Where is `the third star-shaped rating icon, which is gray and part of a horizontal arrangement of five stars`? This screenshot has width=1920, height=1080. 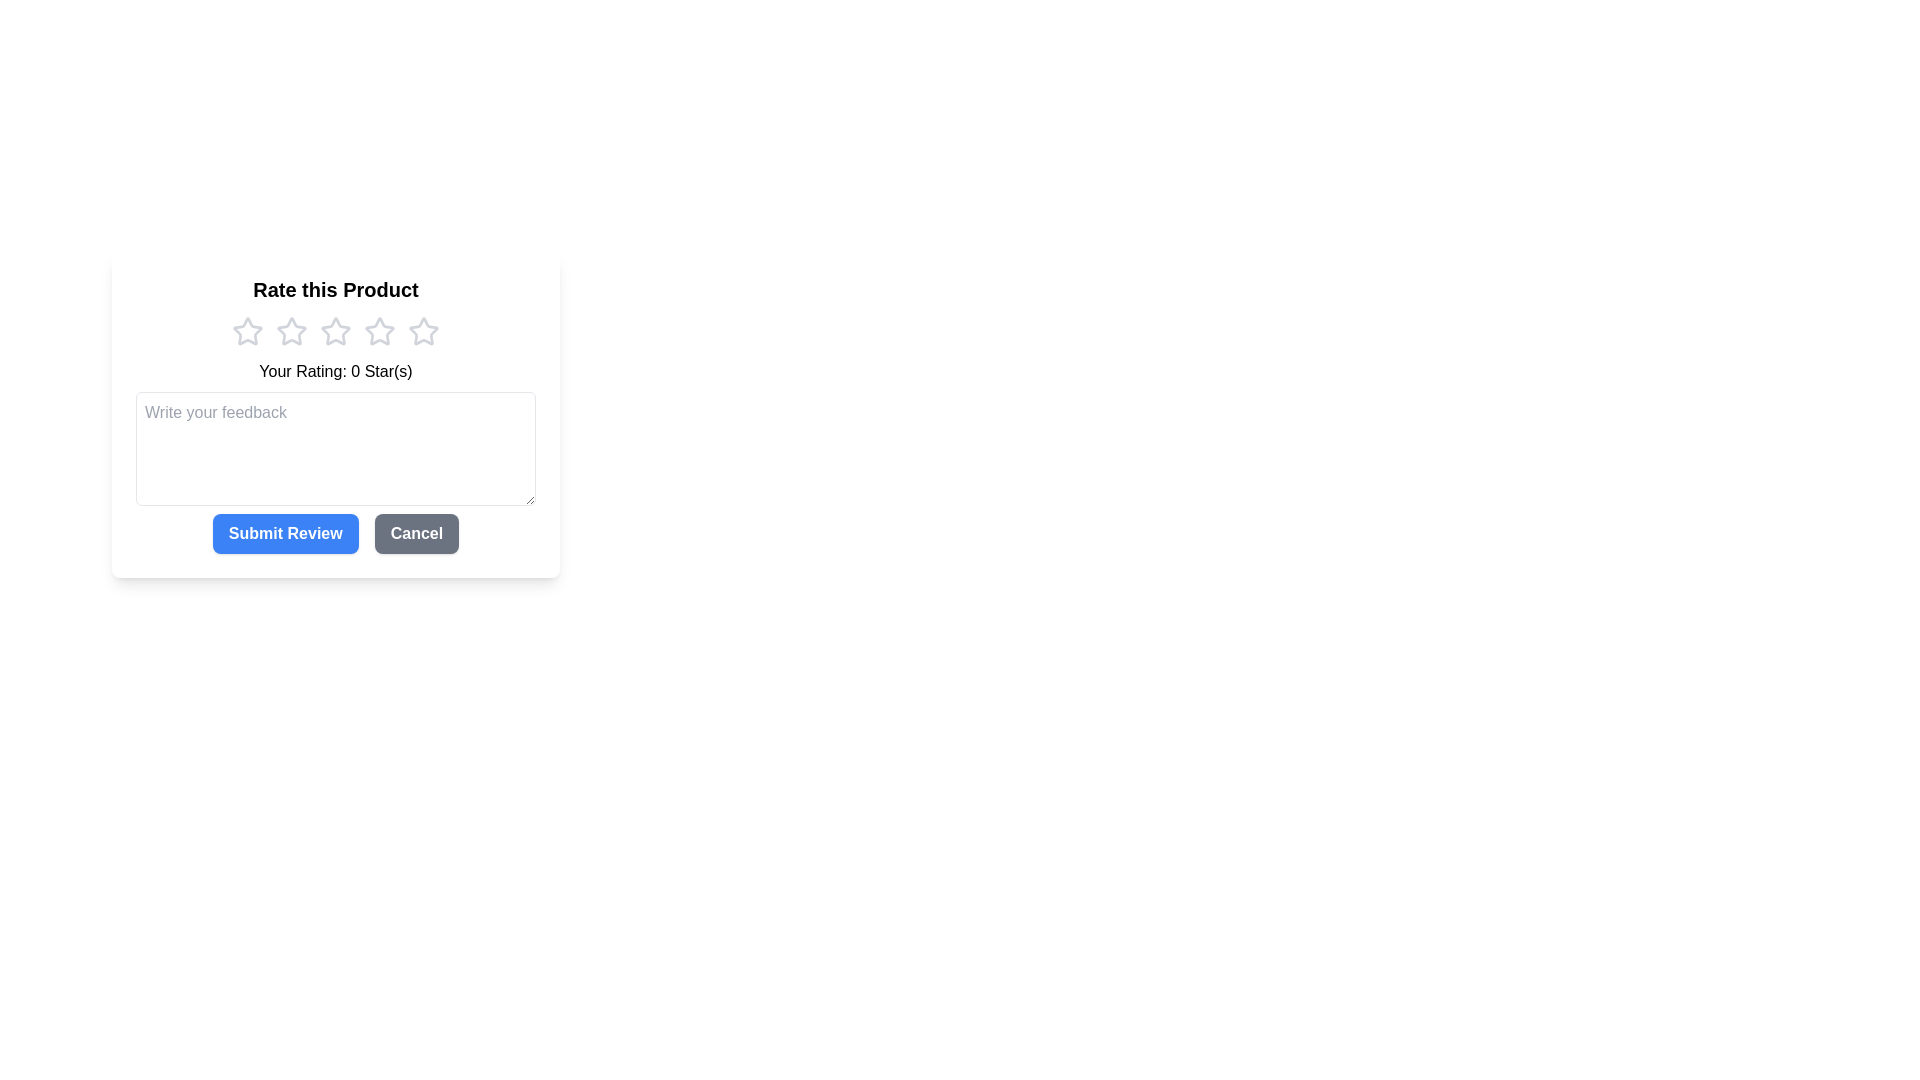 the third star-shaped rating icon, which is gray and part of a horizontal arrangement of five stars is located at coordinates (336, 330).